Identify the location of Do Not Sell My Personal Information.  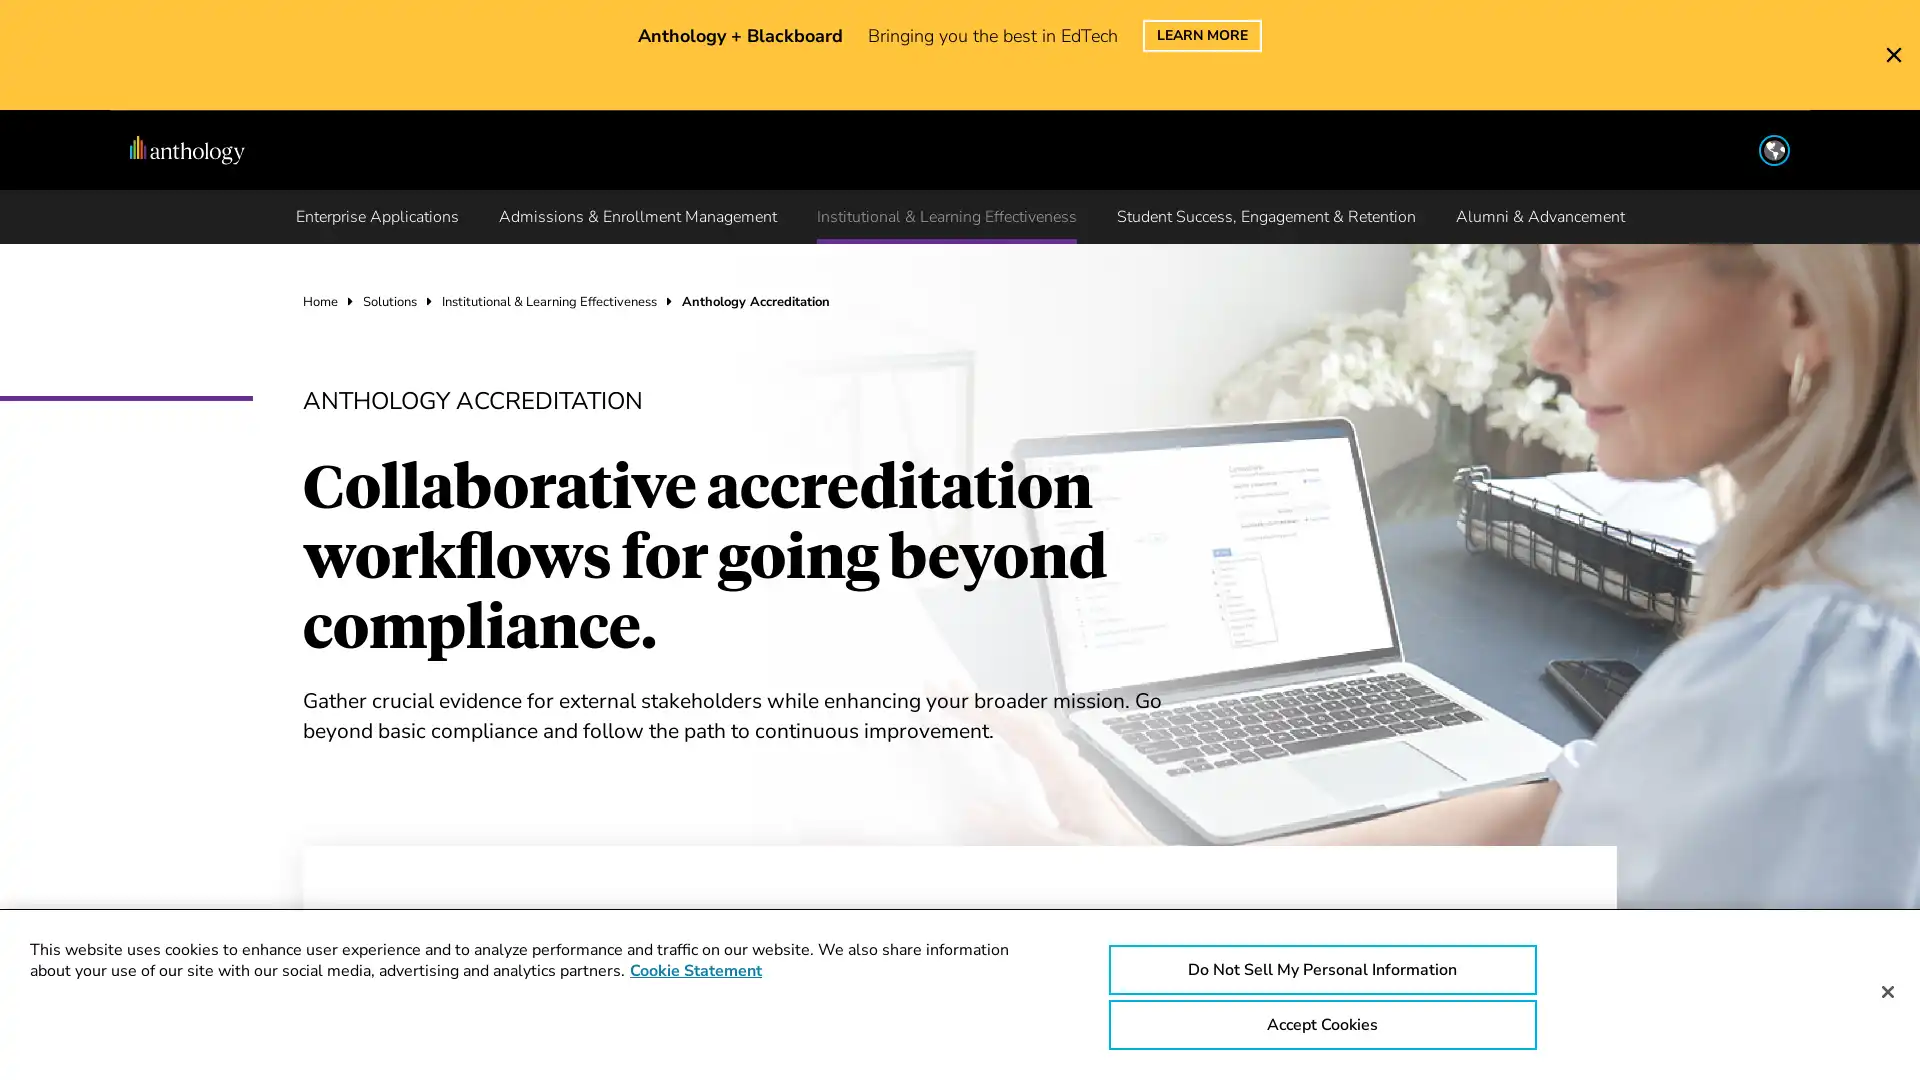
(1321, 968).